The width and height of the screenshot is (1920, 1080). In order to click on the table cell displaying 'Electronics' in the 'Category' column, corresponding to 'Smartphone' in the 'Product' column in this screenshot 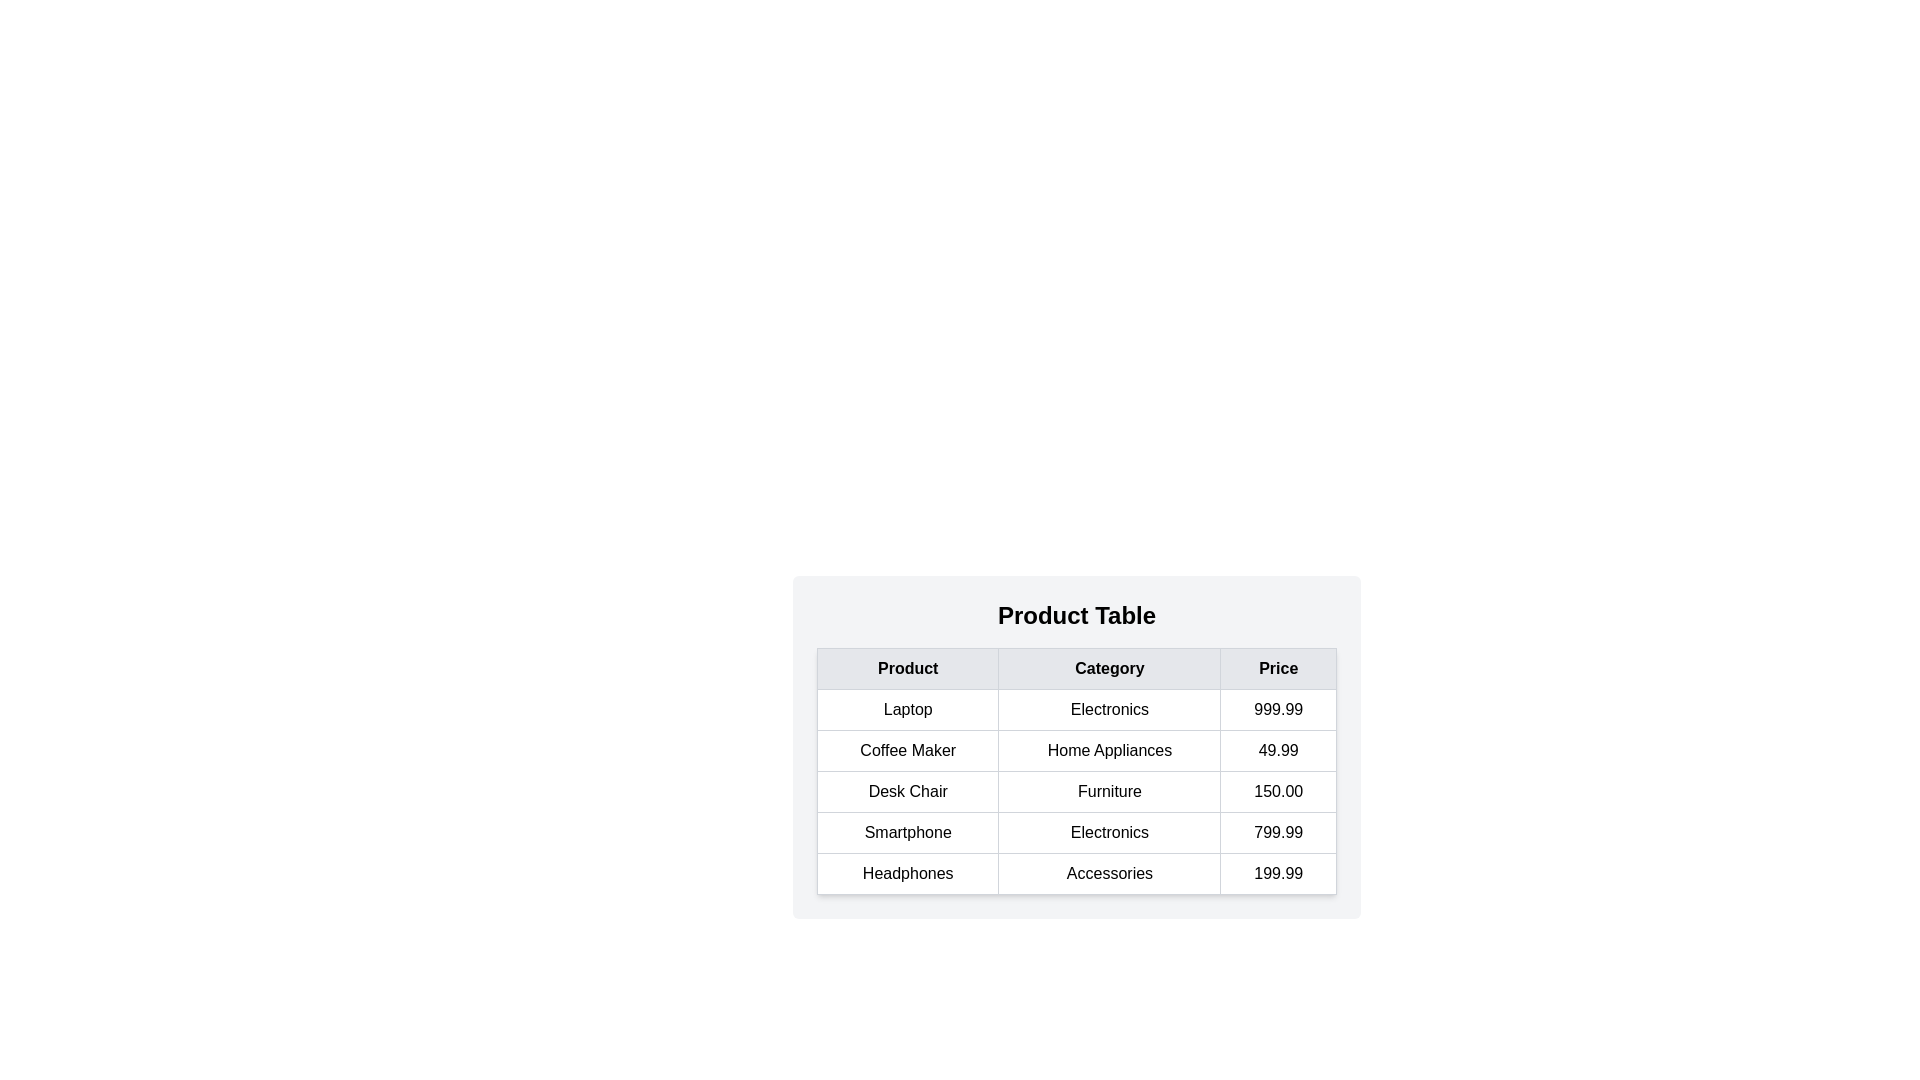, I will do `click(1108, 833)`.